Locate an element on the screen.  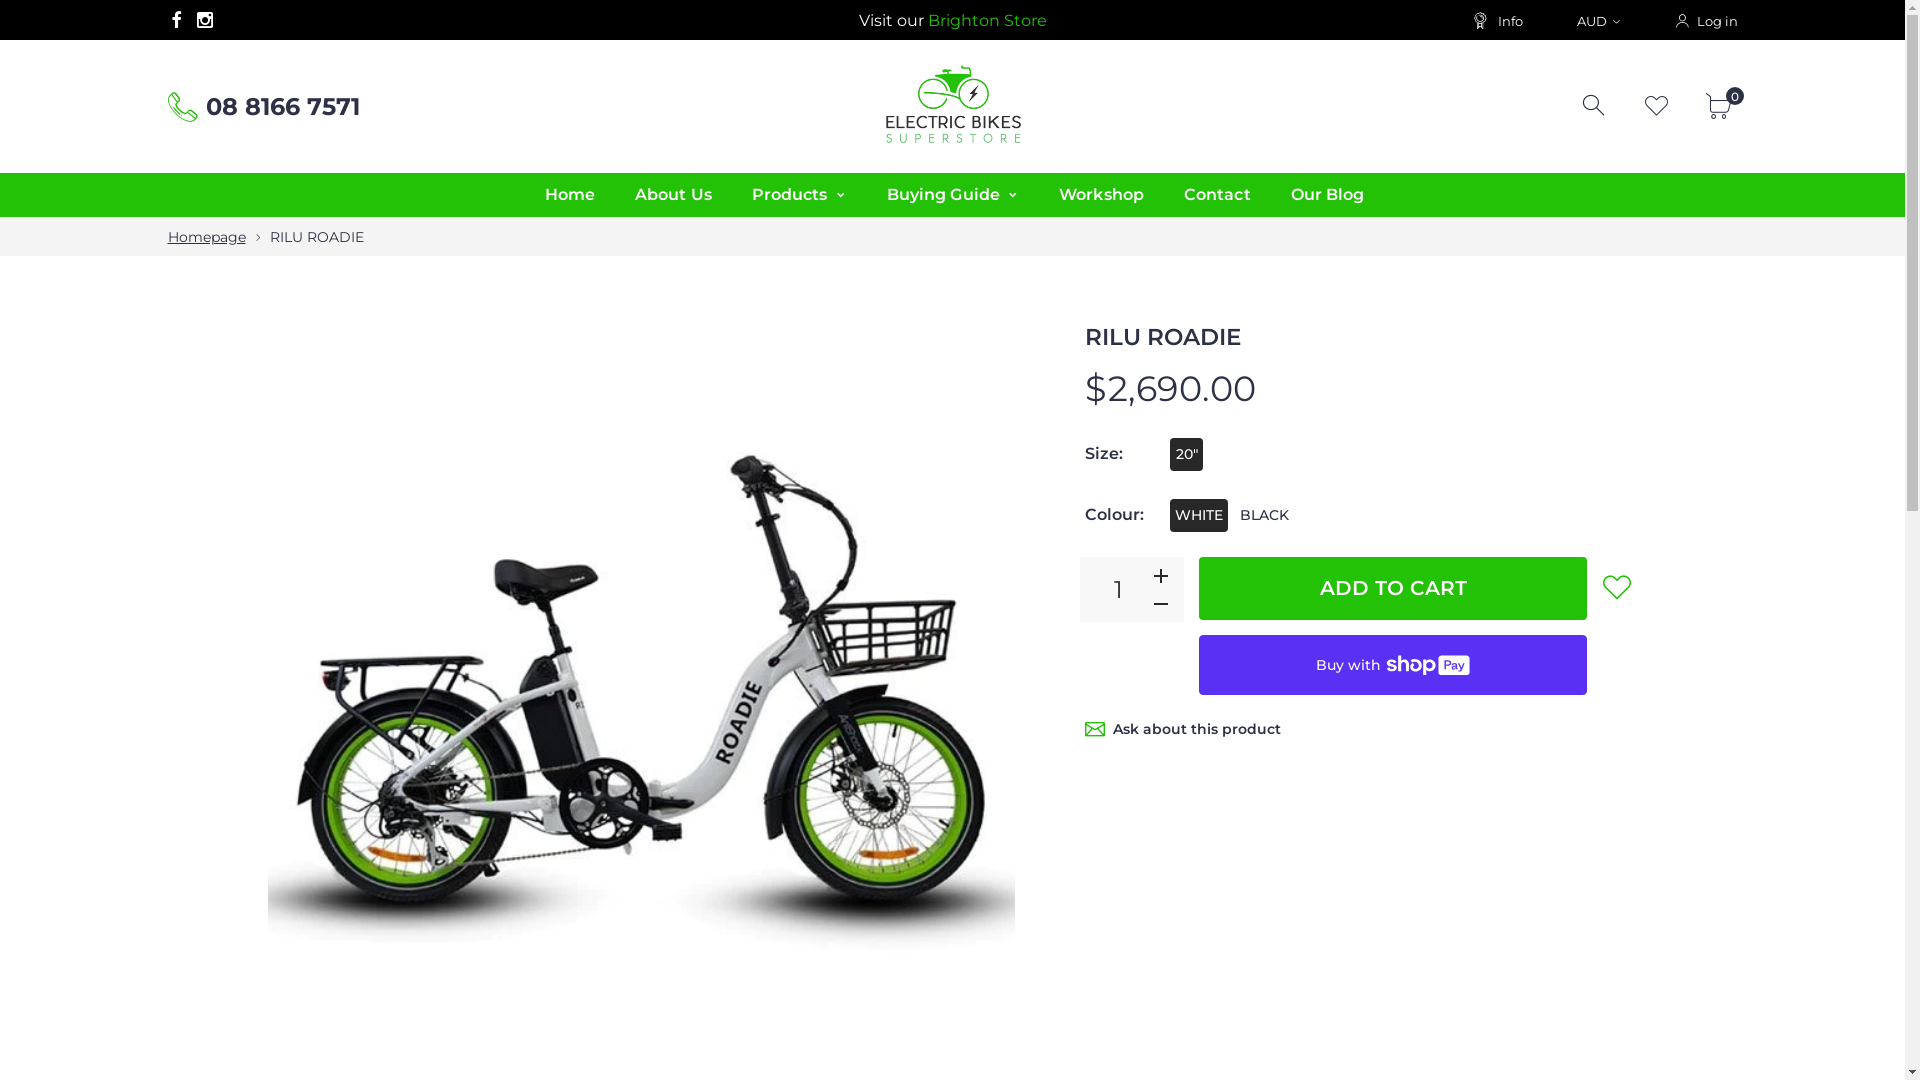
'Ask about this product' is located at coordinates (1196, 729).